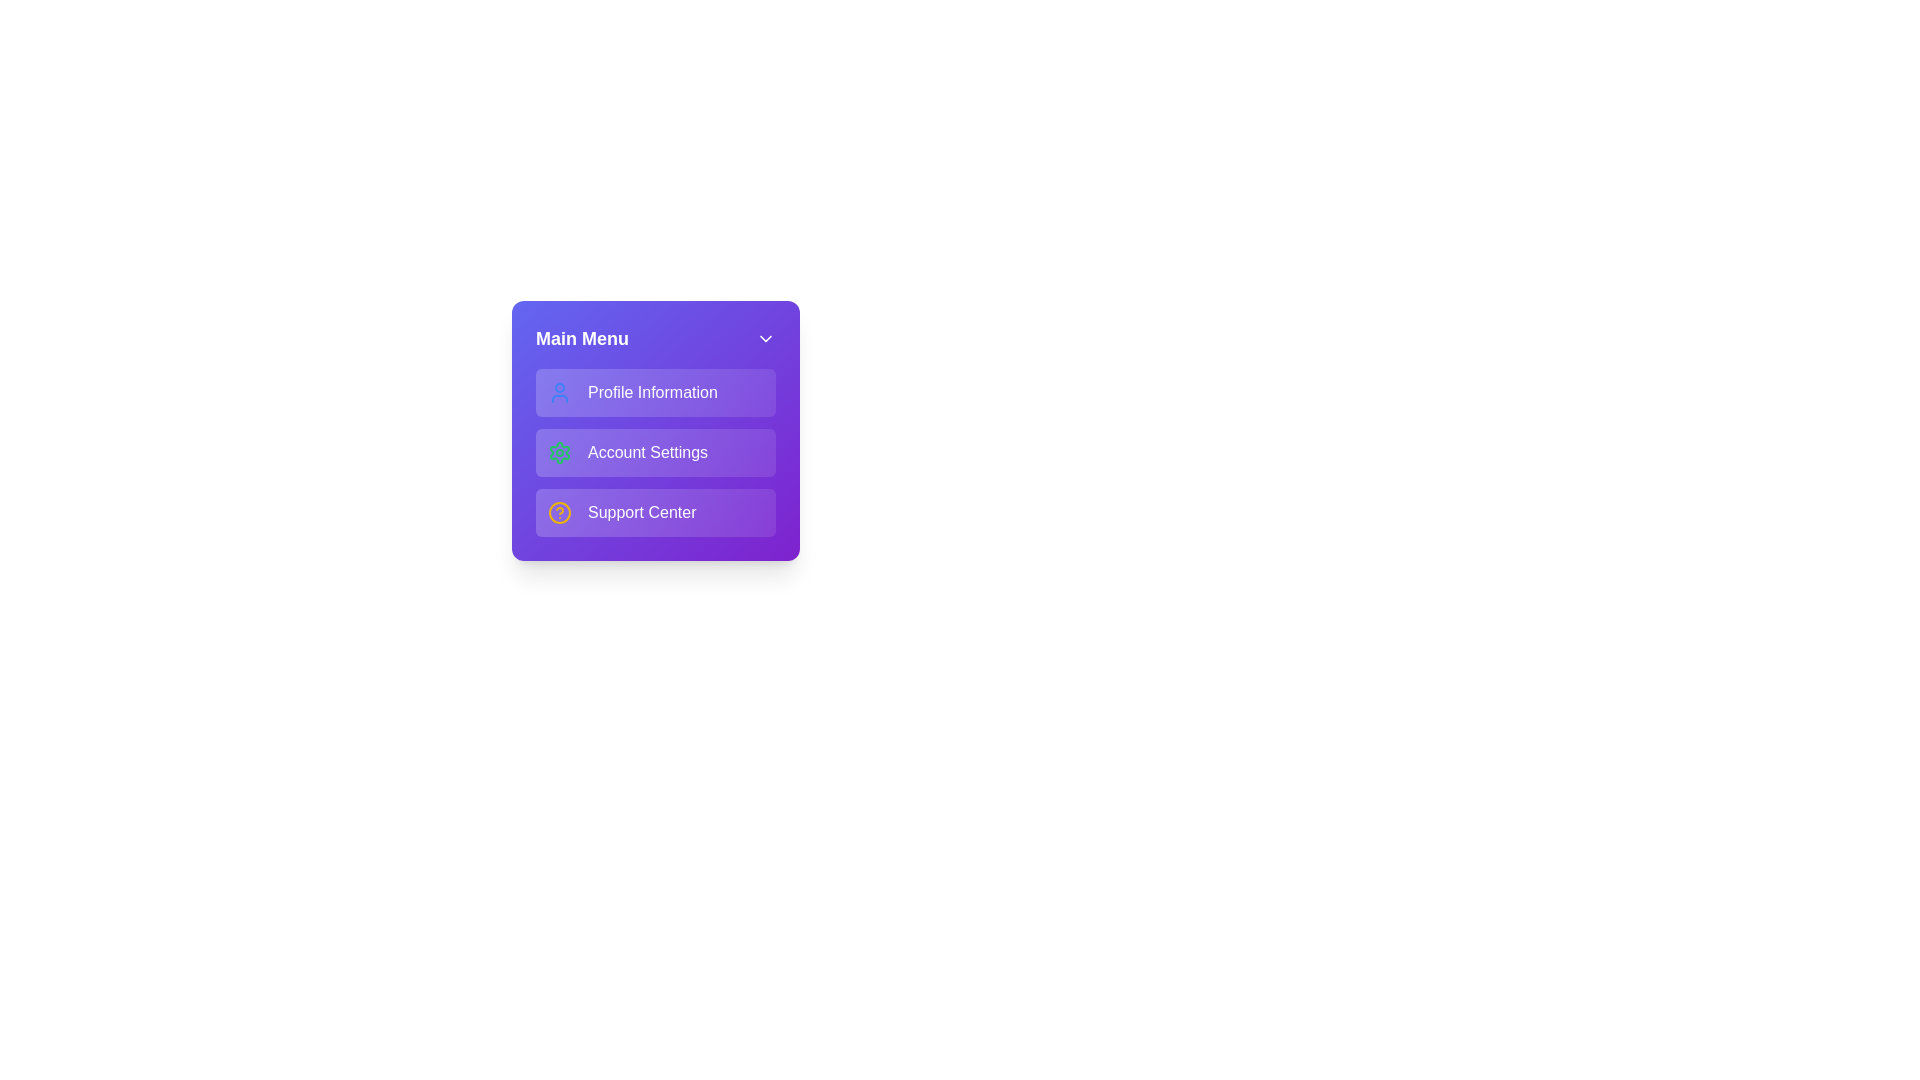 The width and height of the screenshot is (1920, 1080). Describe the element at coordinates (656, 452) in the screenshot. I see `the menu item Account Settings` at that location.